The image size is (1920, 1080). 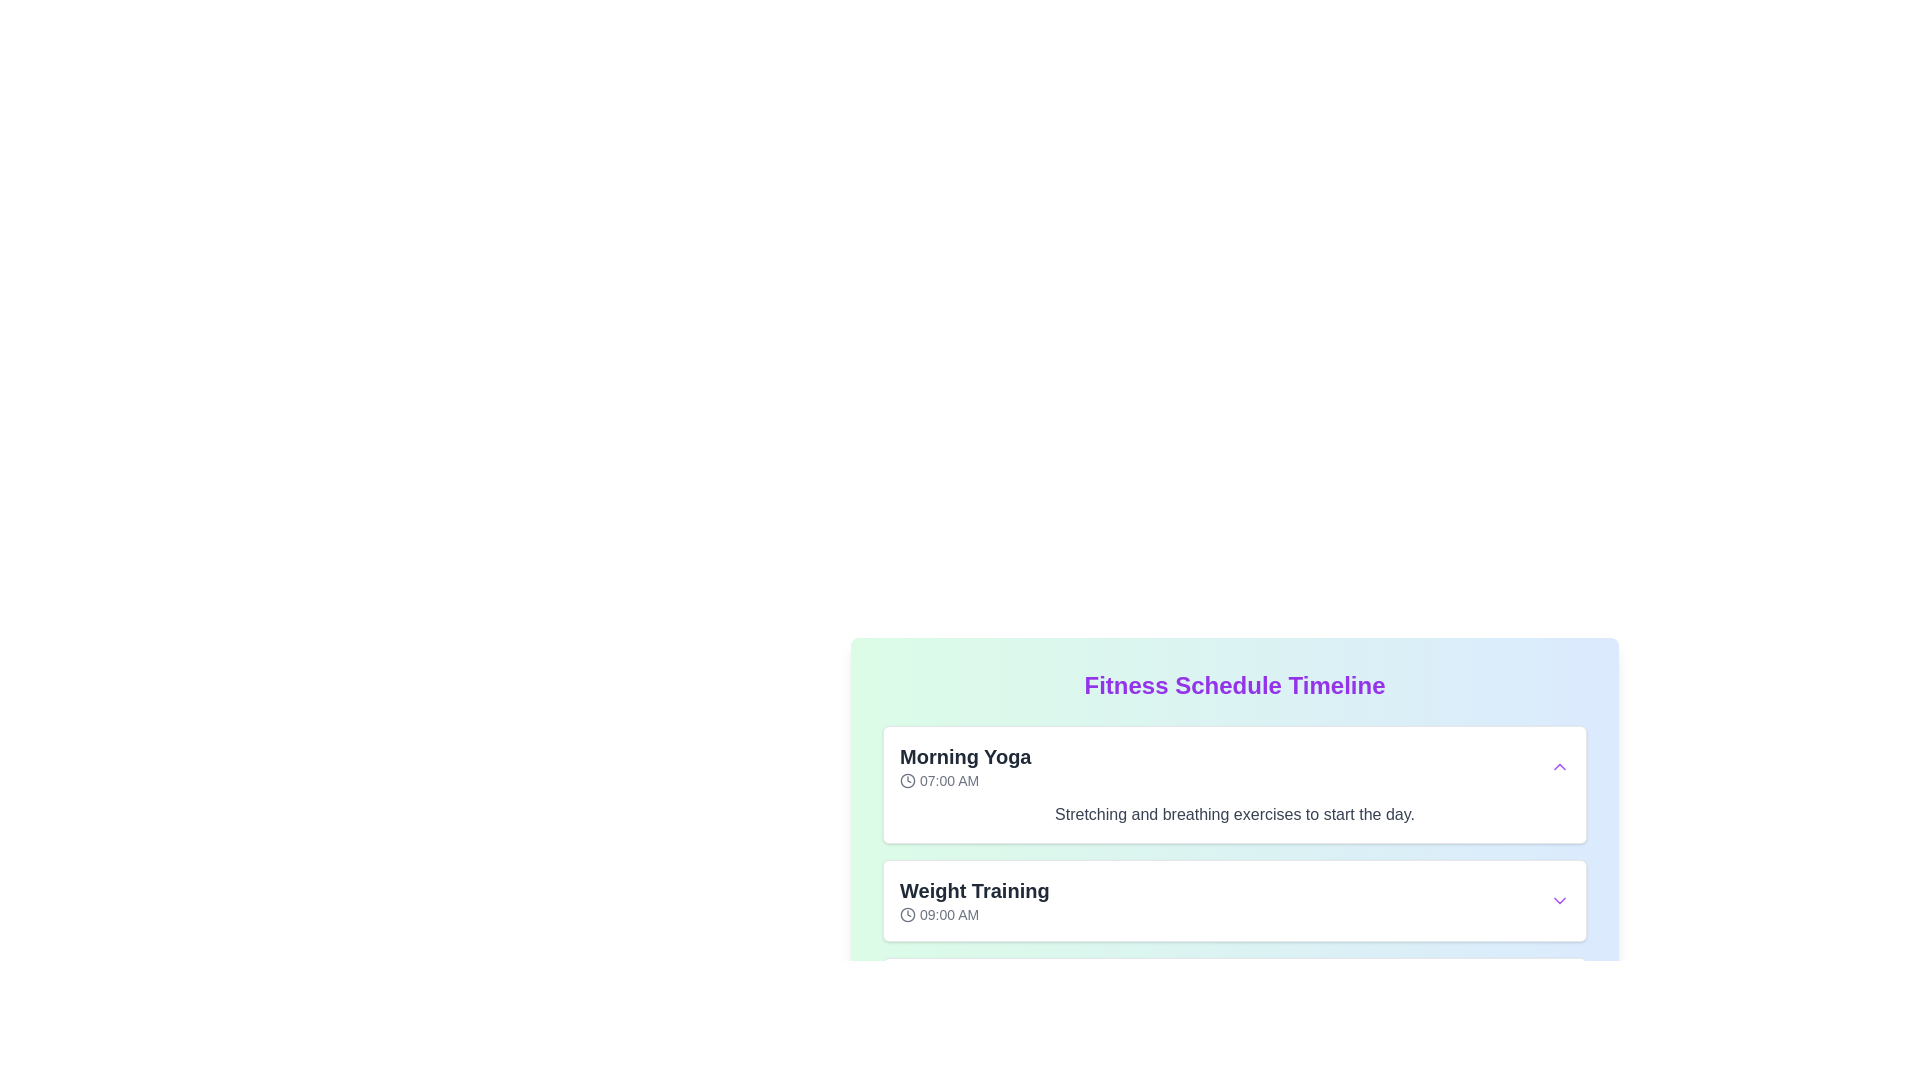 I want to click on the text label that serves as the title for the fitness schedule, positioned at the top of a rounded, shadowed panel with a gradient background, so click(x=1233, y=685).